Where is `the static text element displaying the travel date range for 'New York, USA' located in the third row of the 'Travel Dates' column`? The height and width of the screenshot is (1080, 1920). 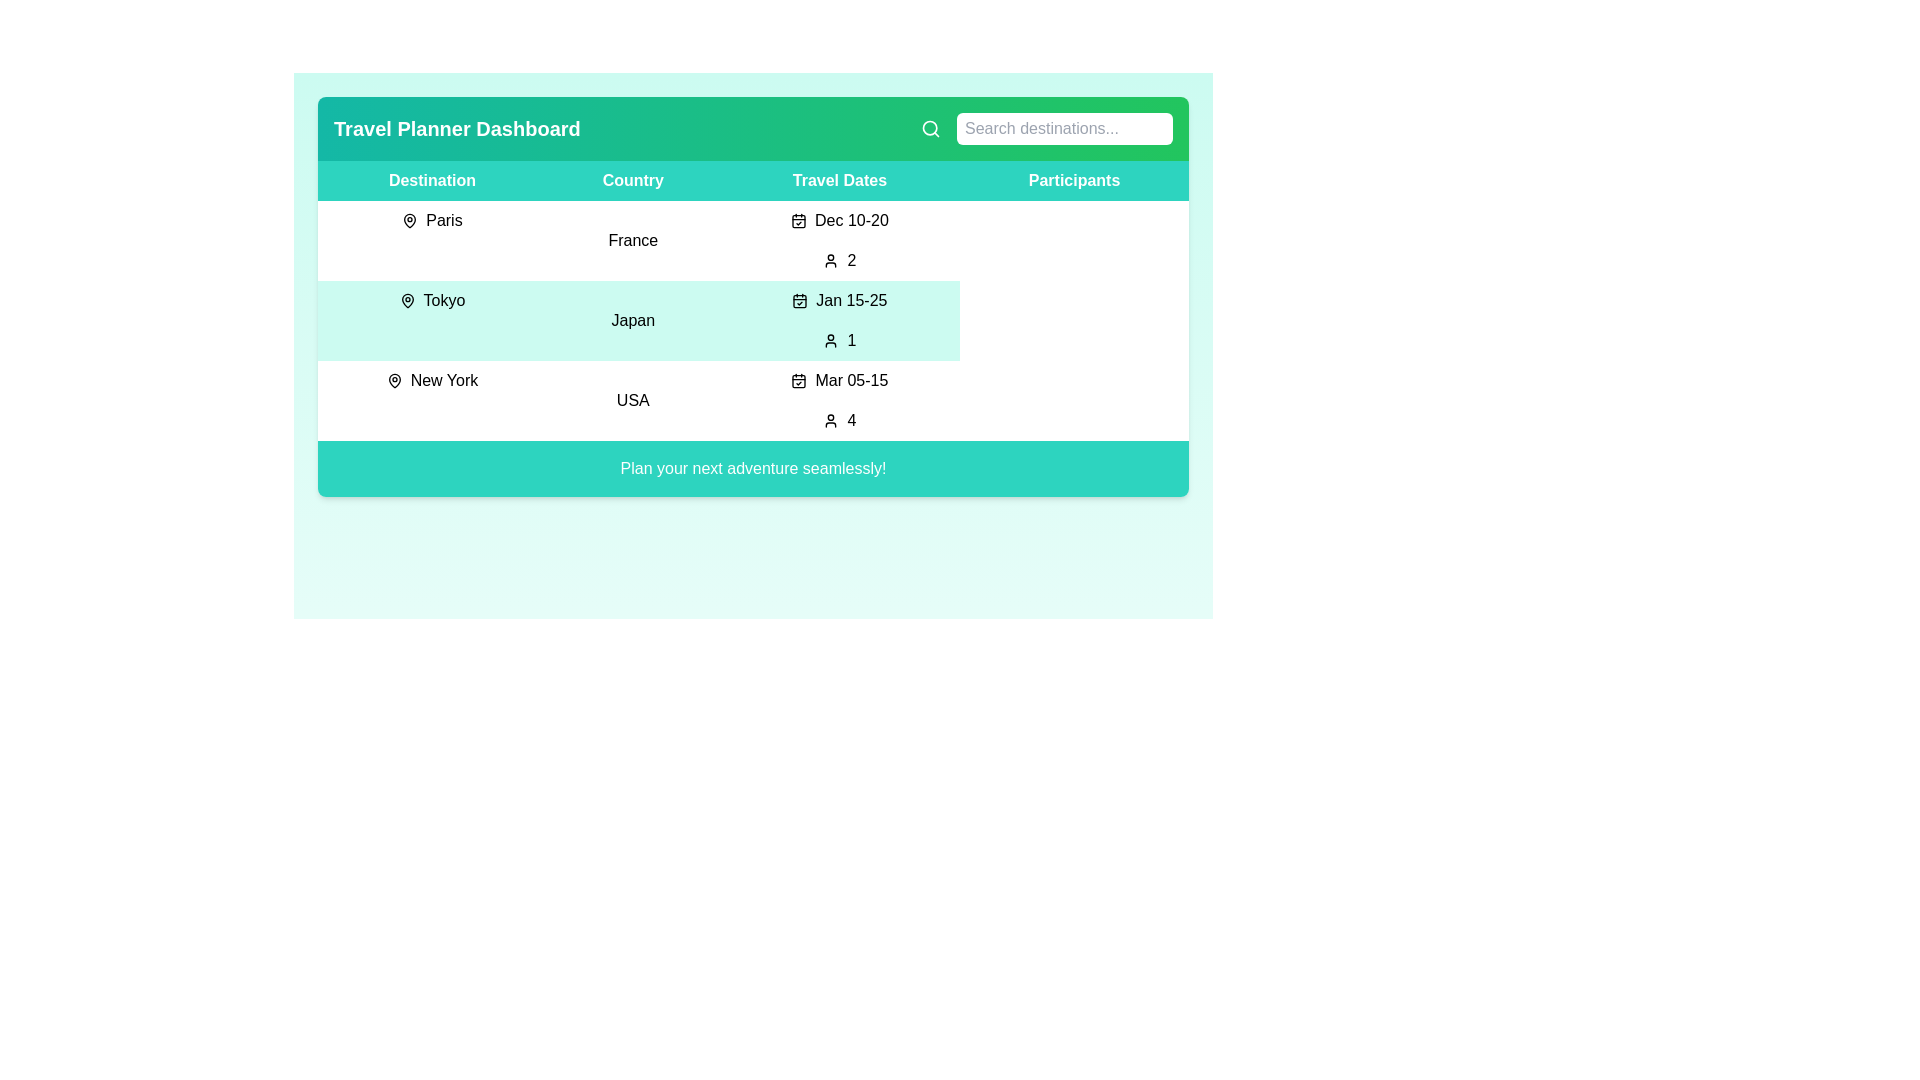 the static text element displaying the travel date range for 'New York, USA' located in the third row of the 'Travel Dates' column is located at coordinates (840, 381).